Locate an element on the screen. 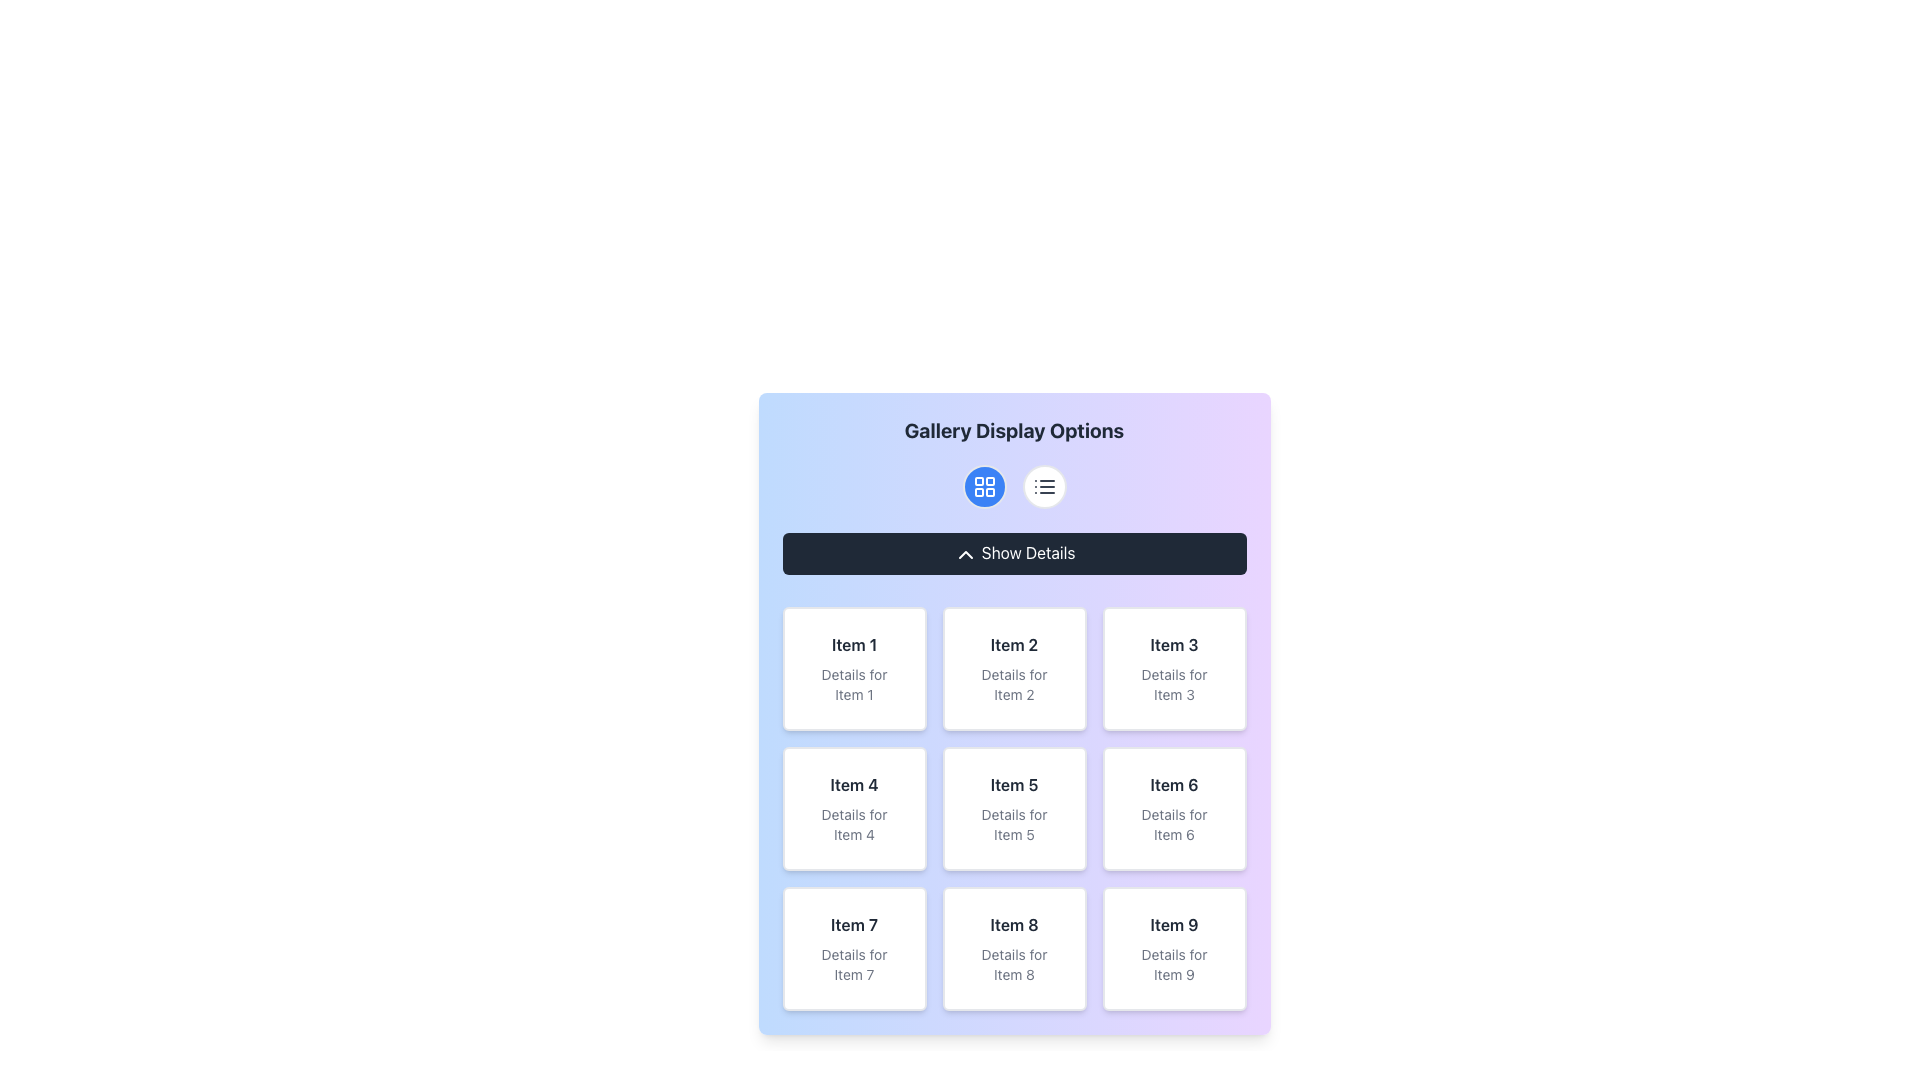 The image size is (1920, 1080). the static text providing descriptive details about 'Item 8', located below the text 'Item 8' in the middle position of the third row in a grid of 3x3 cards is located at coordinates (1014, 963).